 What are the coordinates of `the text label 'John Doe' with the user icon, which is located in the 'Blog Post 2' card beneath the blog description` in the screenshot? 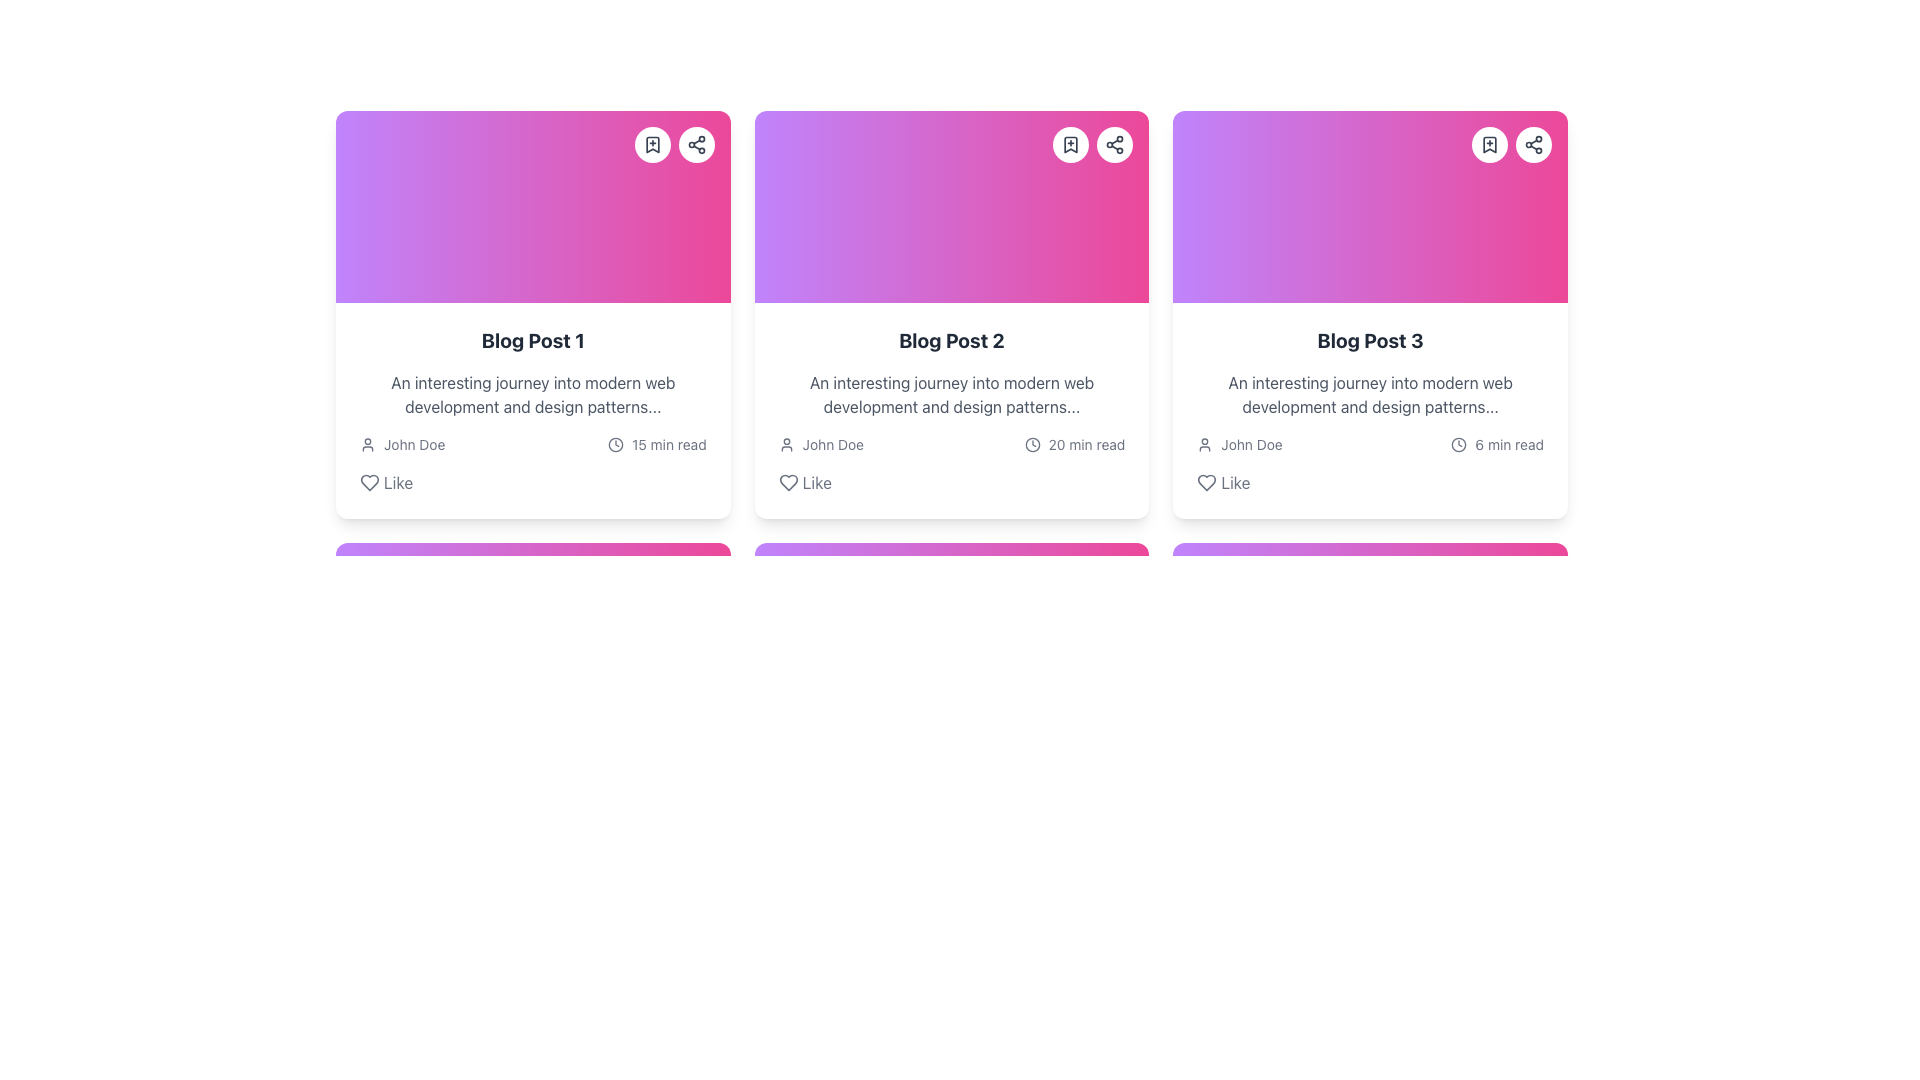 It's located at (821, 443).